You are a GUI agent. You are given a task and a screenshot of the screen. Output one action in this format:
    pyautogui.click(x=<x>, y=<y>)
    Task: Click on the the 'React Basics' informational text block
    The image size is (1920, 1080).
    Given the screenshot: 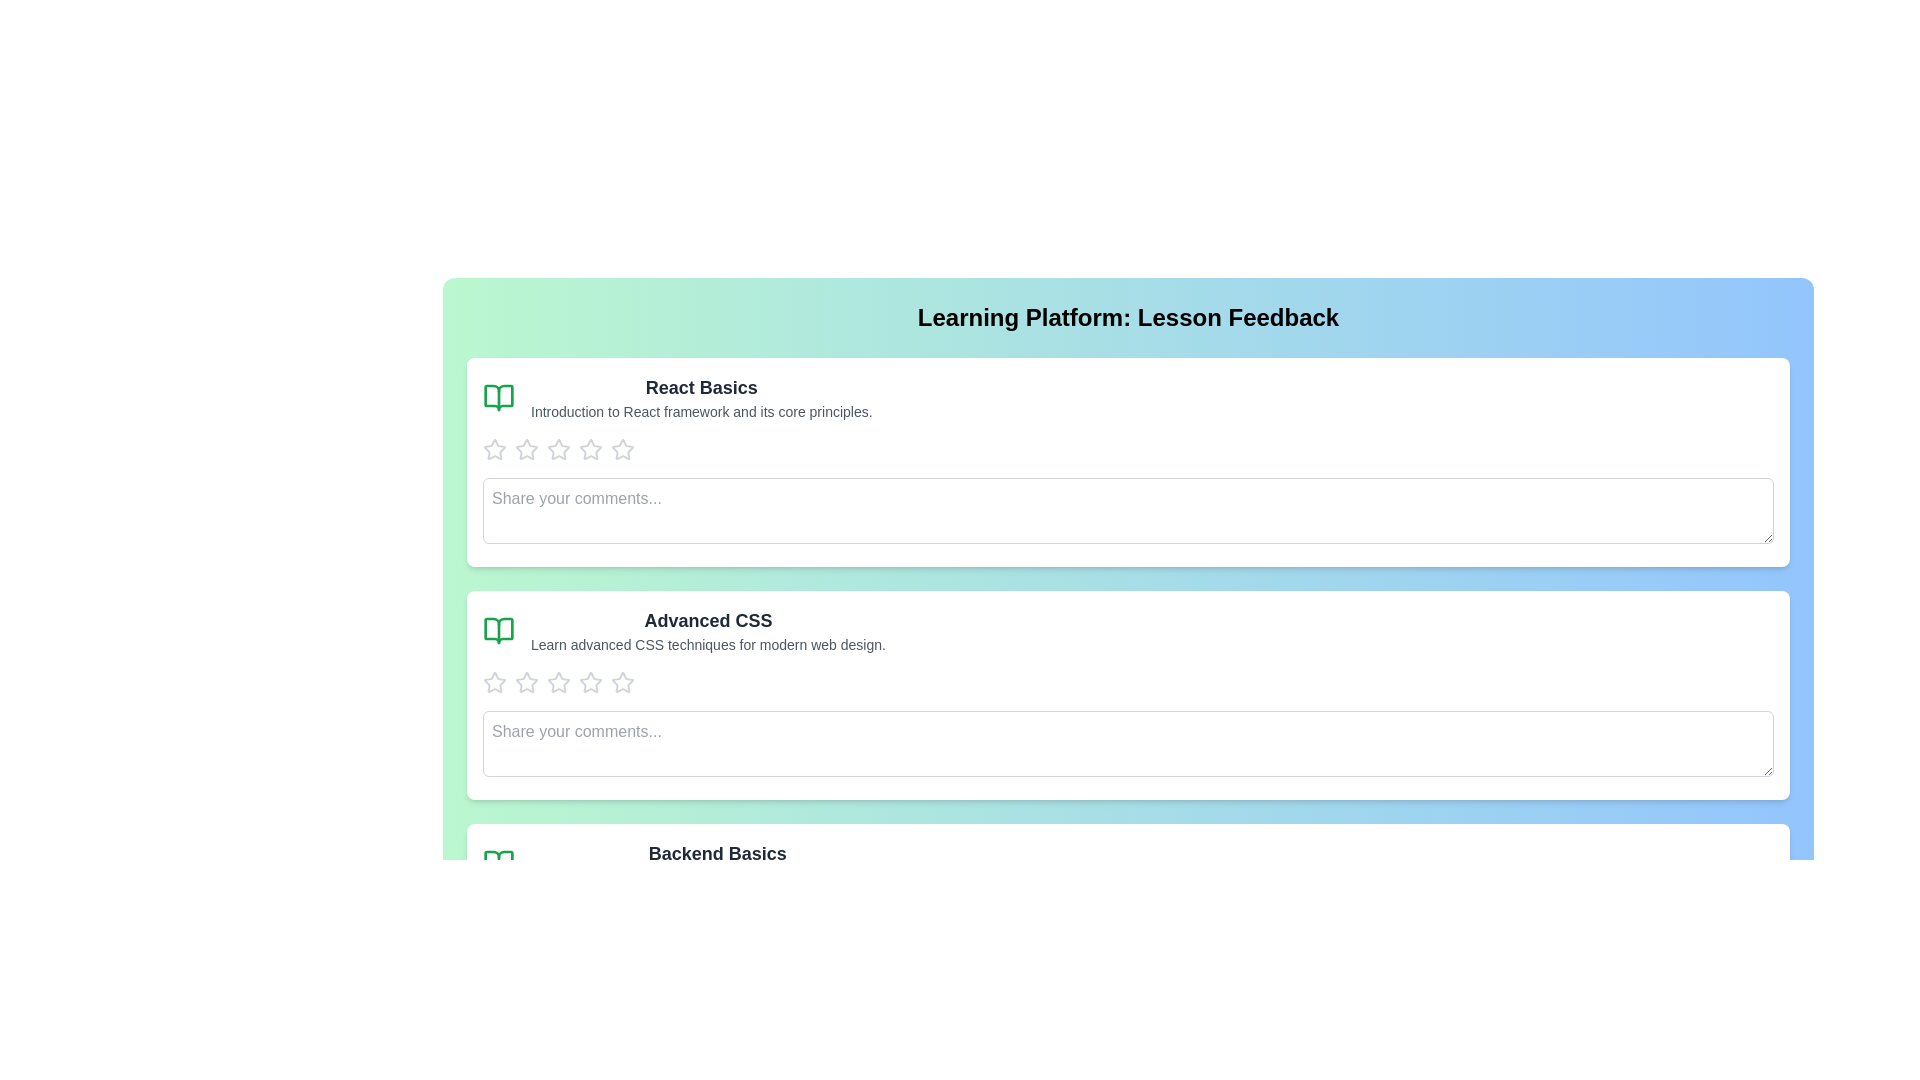 What is the action you would take?
    pyautogui.click(x=701, y=397)
    